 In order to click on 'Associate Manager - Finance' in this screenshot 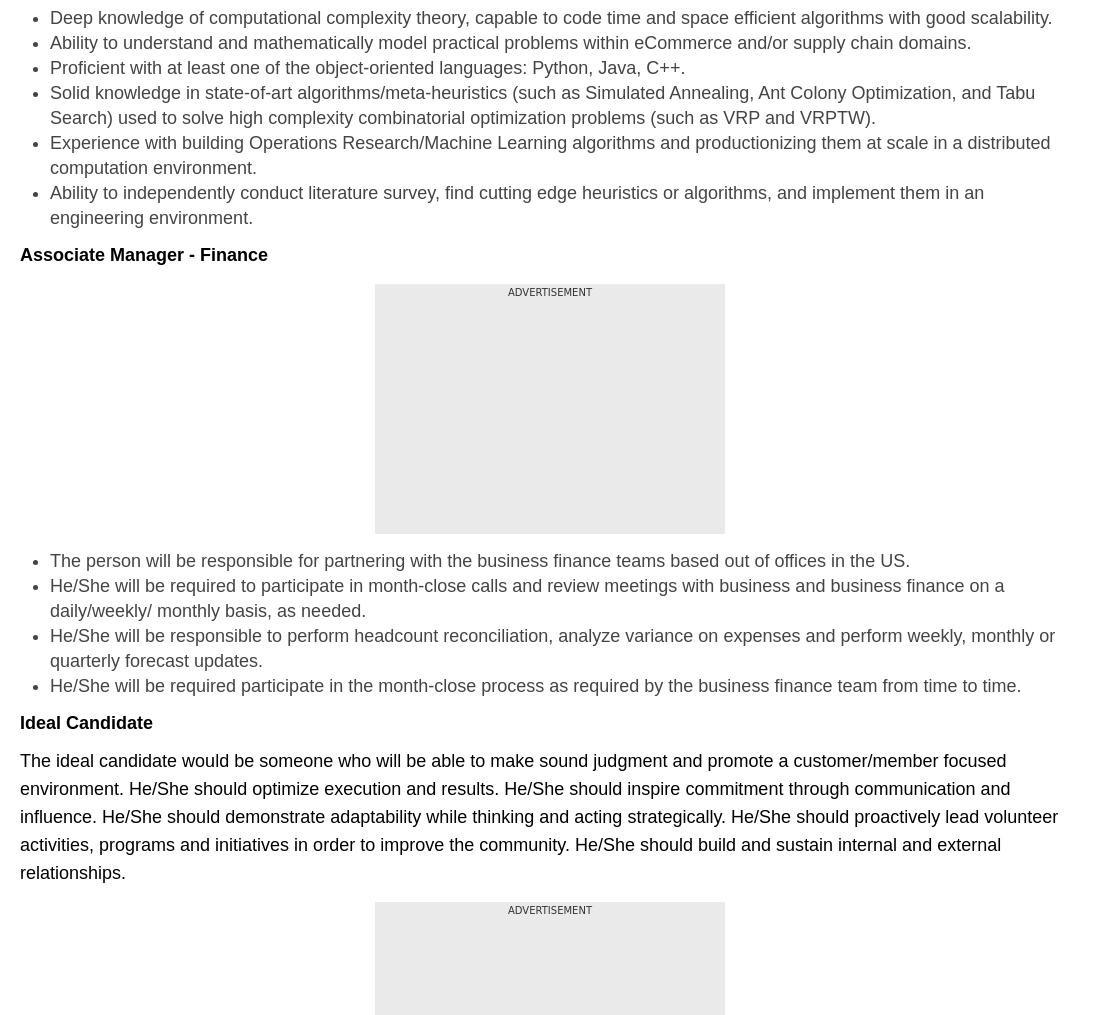, I will do `click(19, 253)`.